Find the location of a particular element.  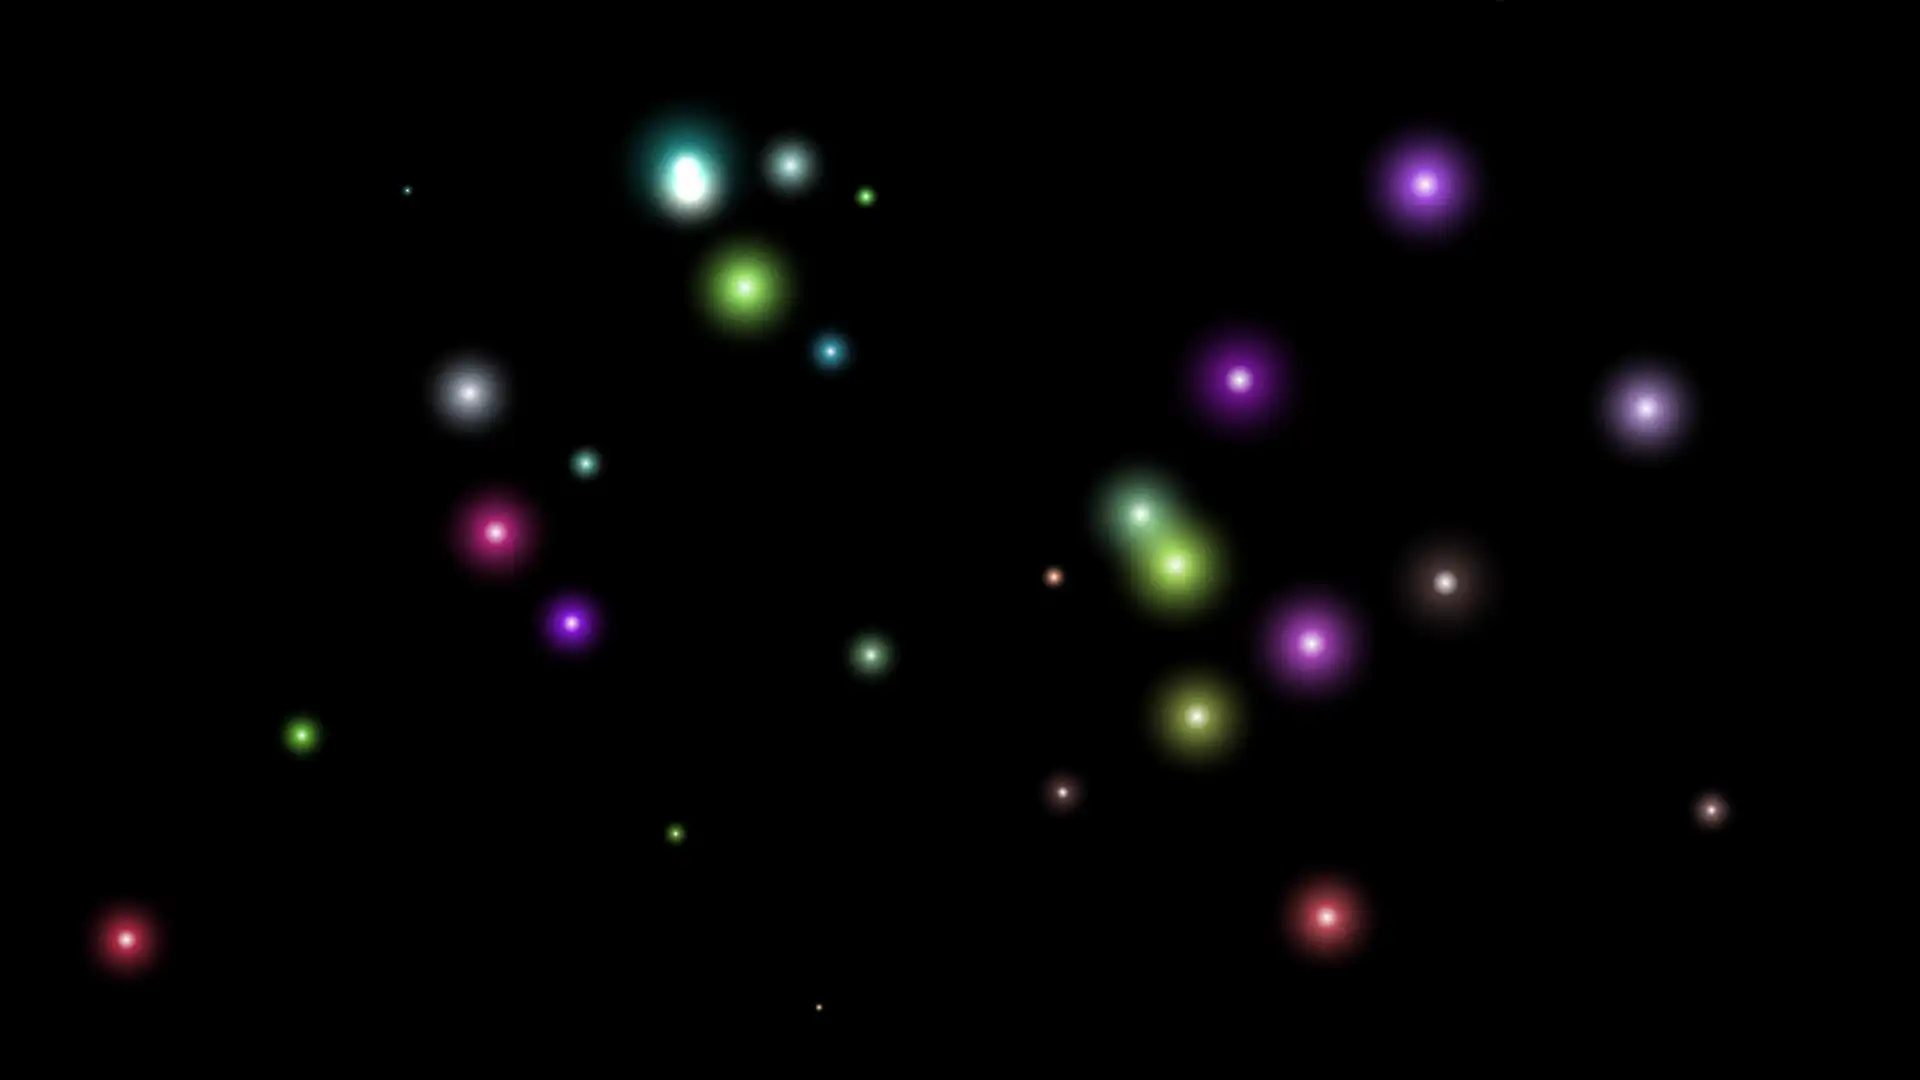

Pause is located at coordinates (184, 19).